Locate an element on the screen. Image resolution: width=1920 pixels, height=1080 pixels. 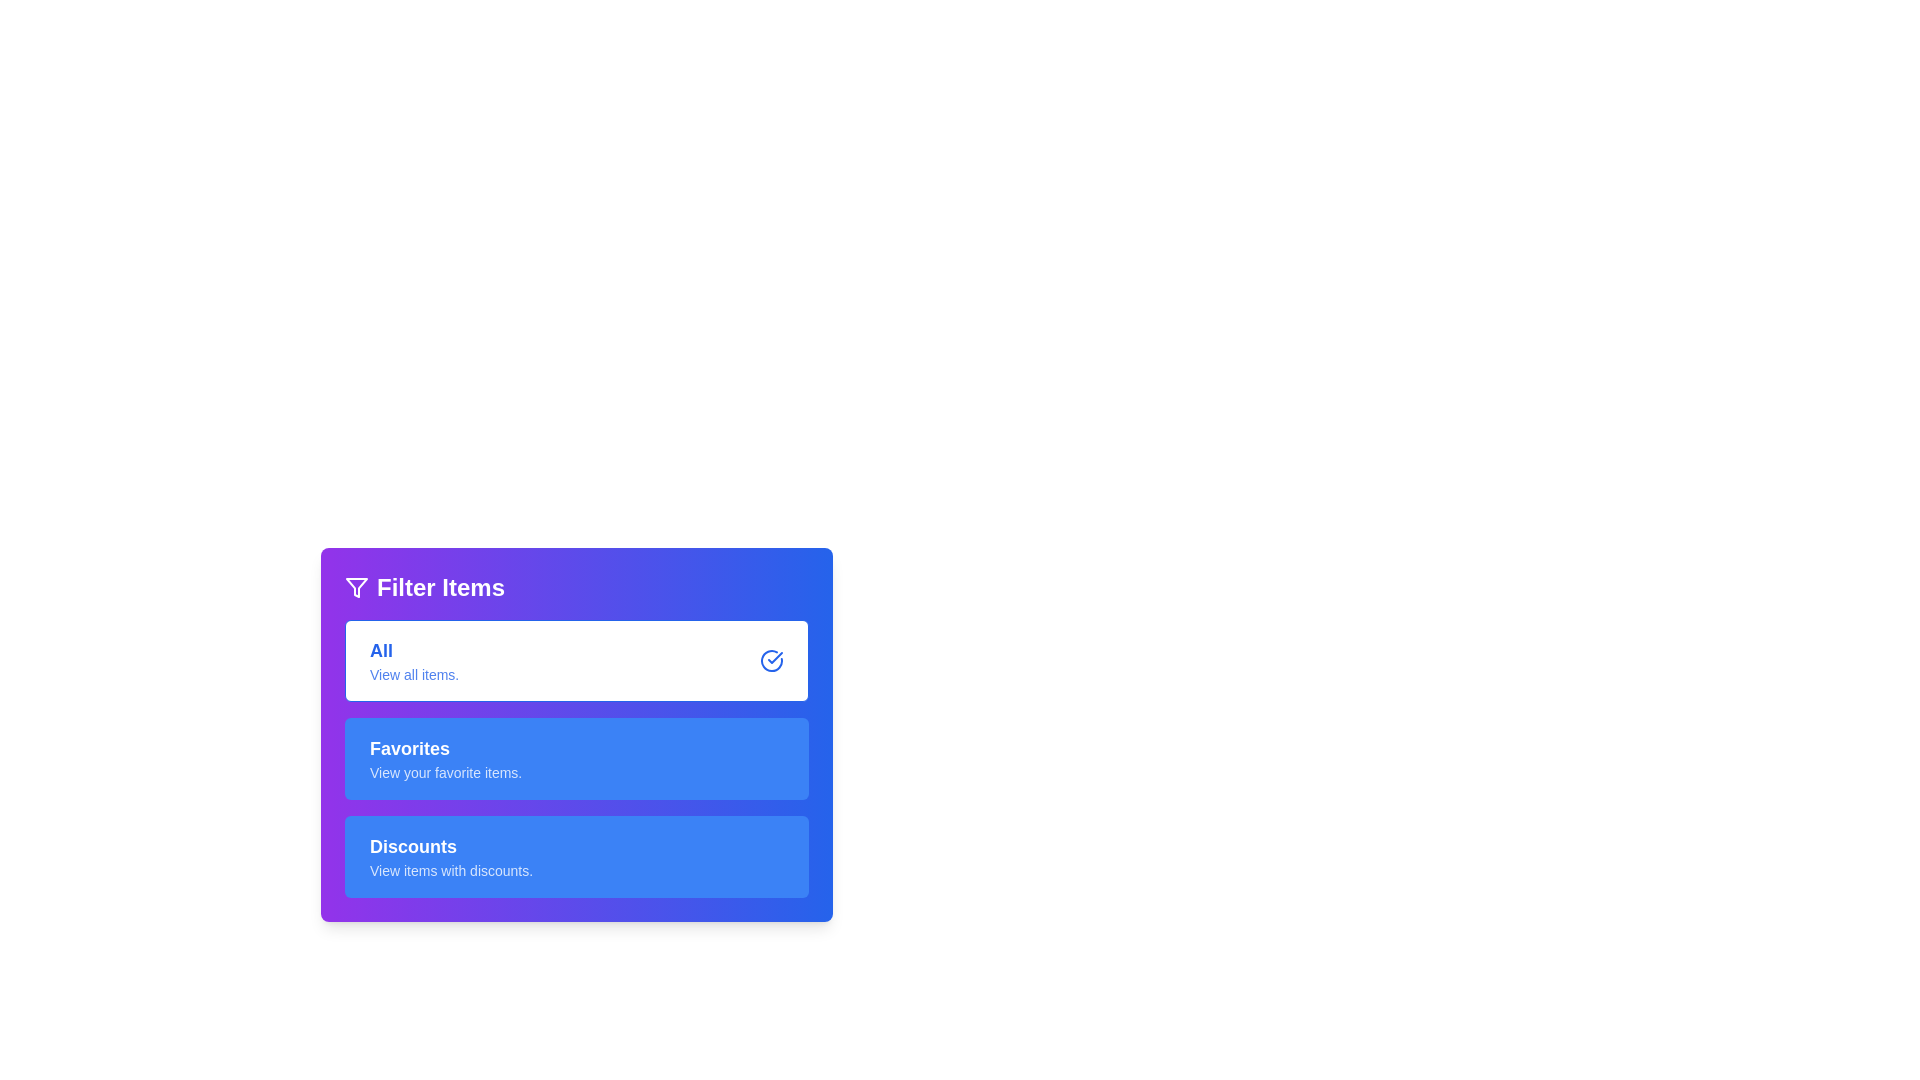
the third button in the 'Filter Items' panel is located at coordinates (450, 855).